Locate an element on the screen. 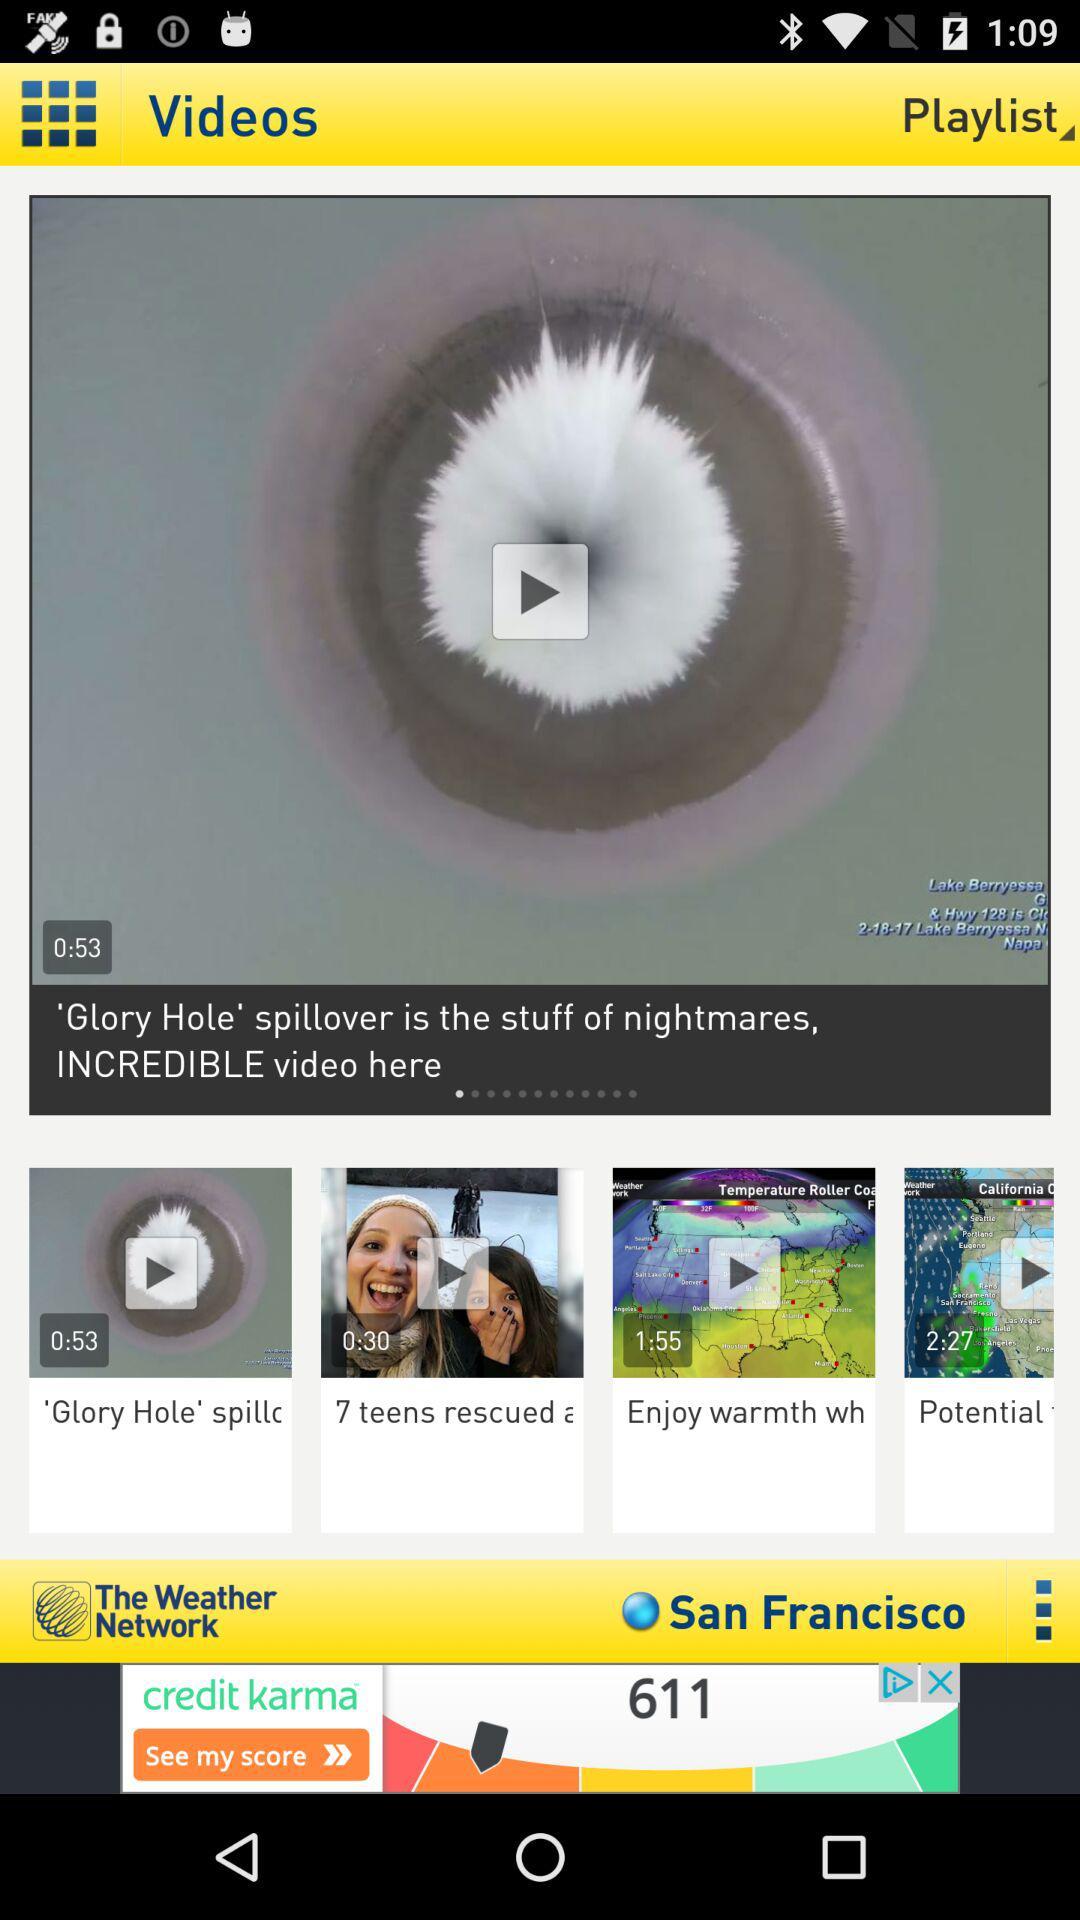  advertisement page is located at coordinates (540, 590).